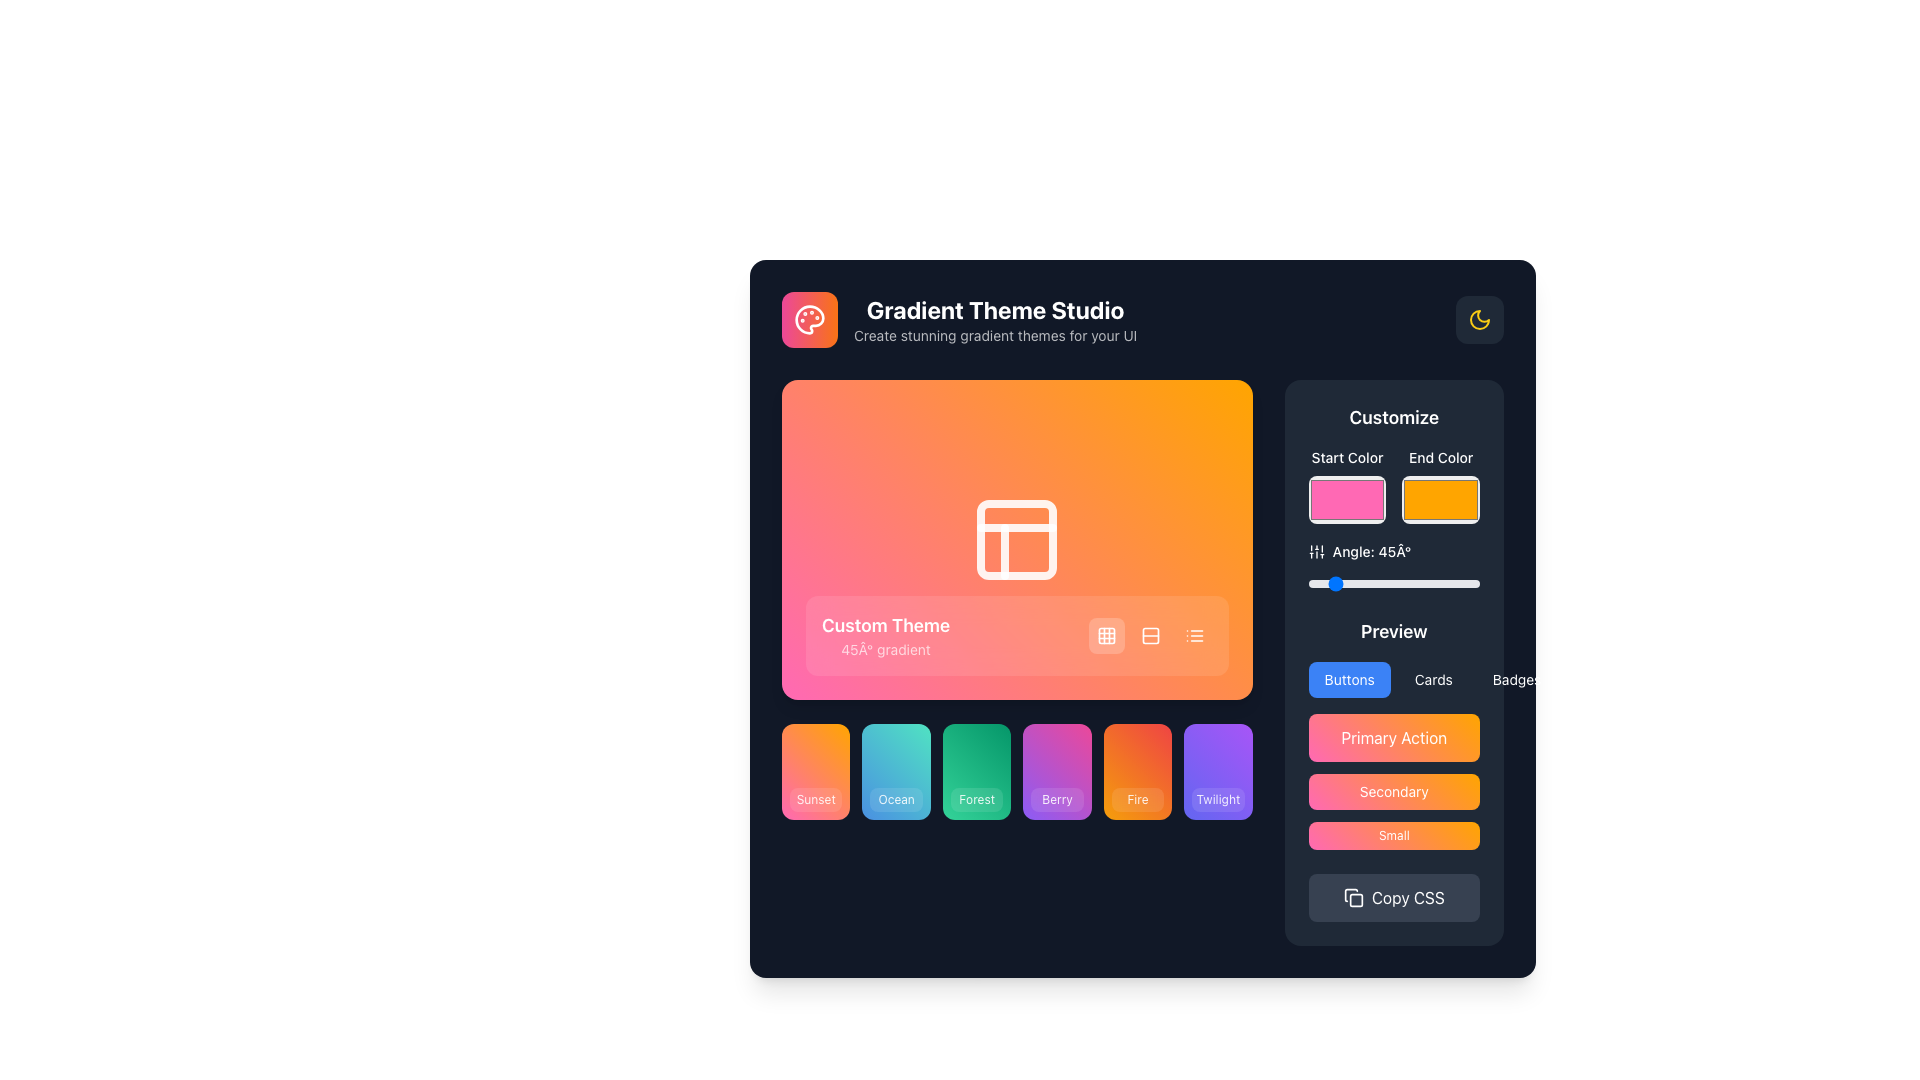 This screenshot has width=1920, height=1080. Describe the element at coordinates (1356, 900) in the screenshot. I see `the inner rectangle of the 'Copy CSS' button icon to indicate its copy functionality` at that location.